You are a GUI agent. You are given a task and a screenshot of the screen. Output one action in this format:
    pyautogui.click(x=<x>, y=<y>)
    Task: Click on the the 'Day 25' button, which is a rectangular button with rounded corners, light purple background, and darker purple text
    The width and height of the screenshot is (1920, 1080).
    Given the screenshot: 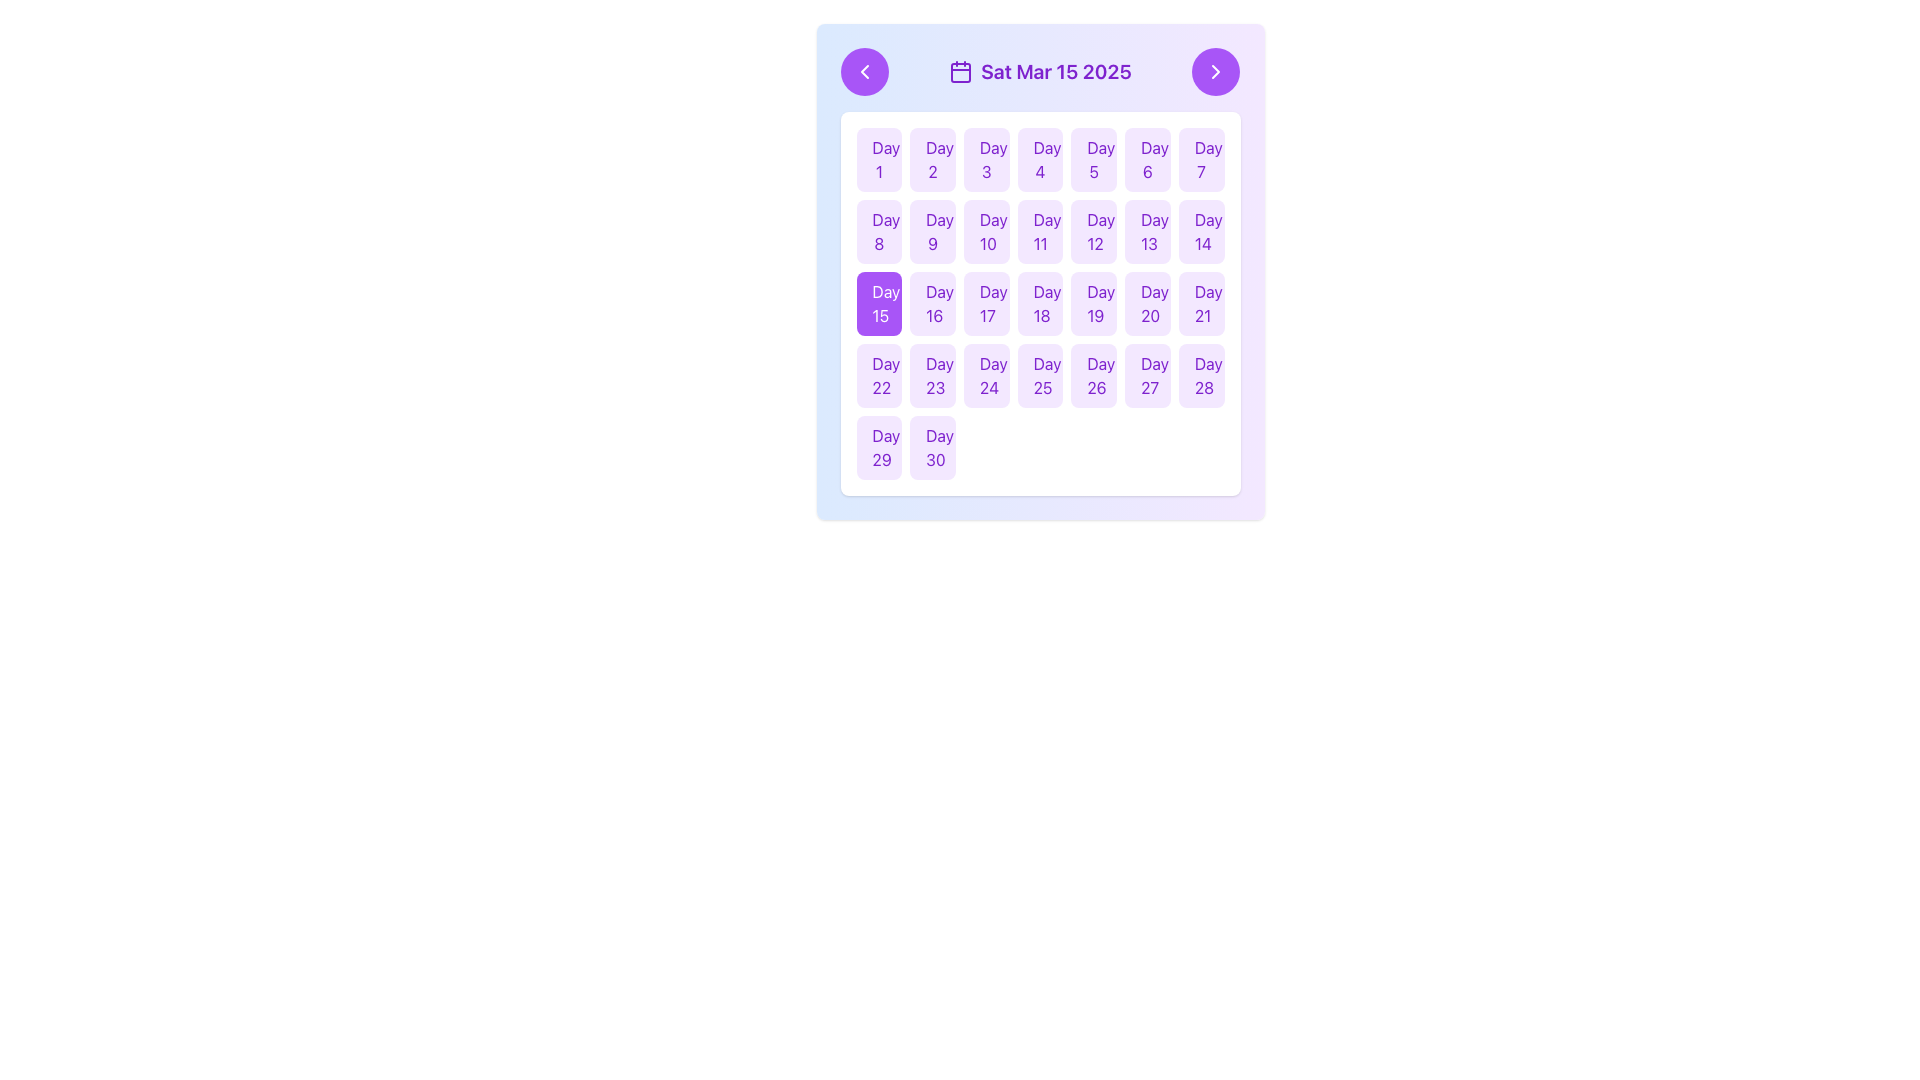 What is the action you would take?
    pyautogui.click(x=1040, y=375)
    